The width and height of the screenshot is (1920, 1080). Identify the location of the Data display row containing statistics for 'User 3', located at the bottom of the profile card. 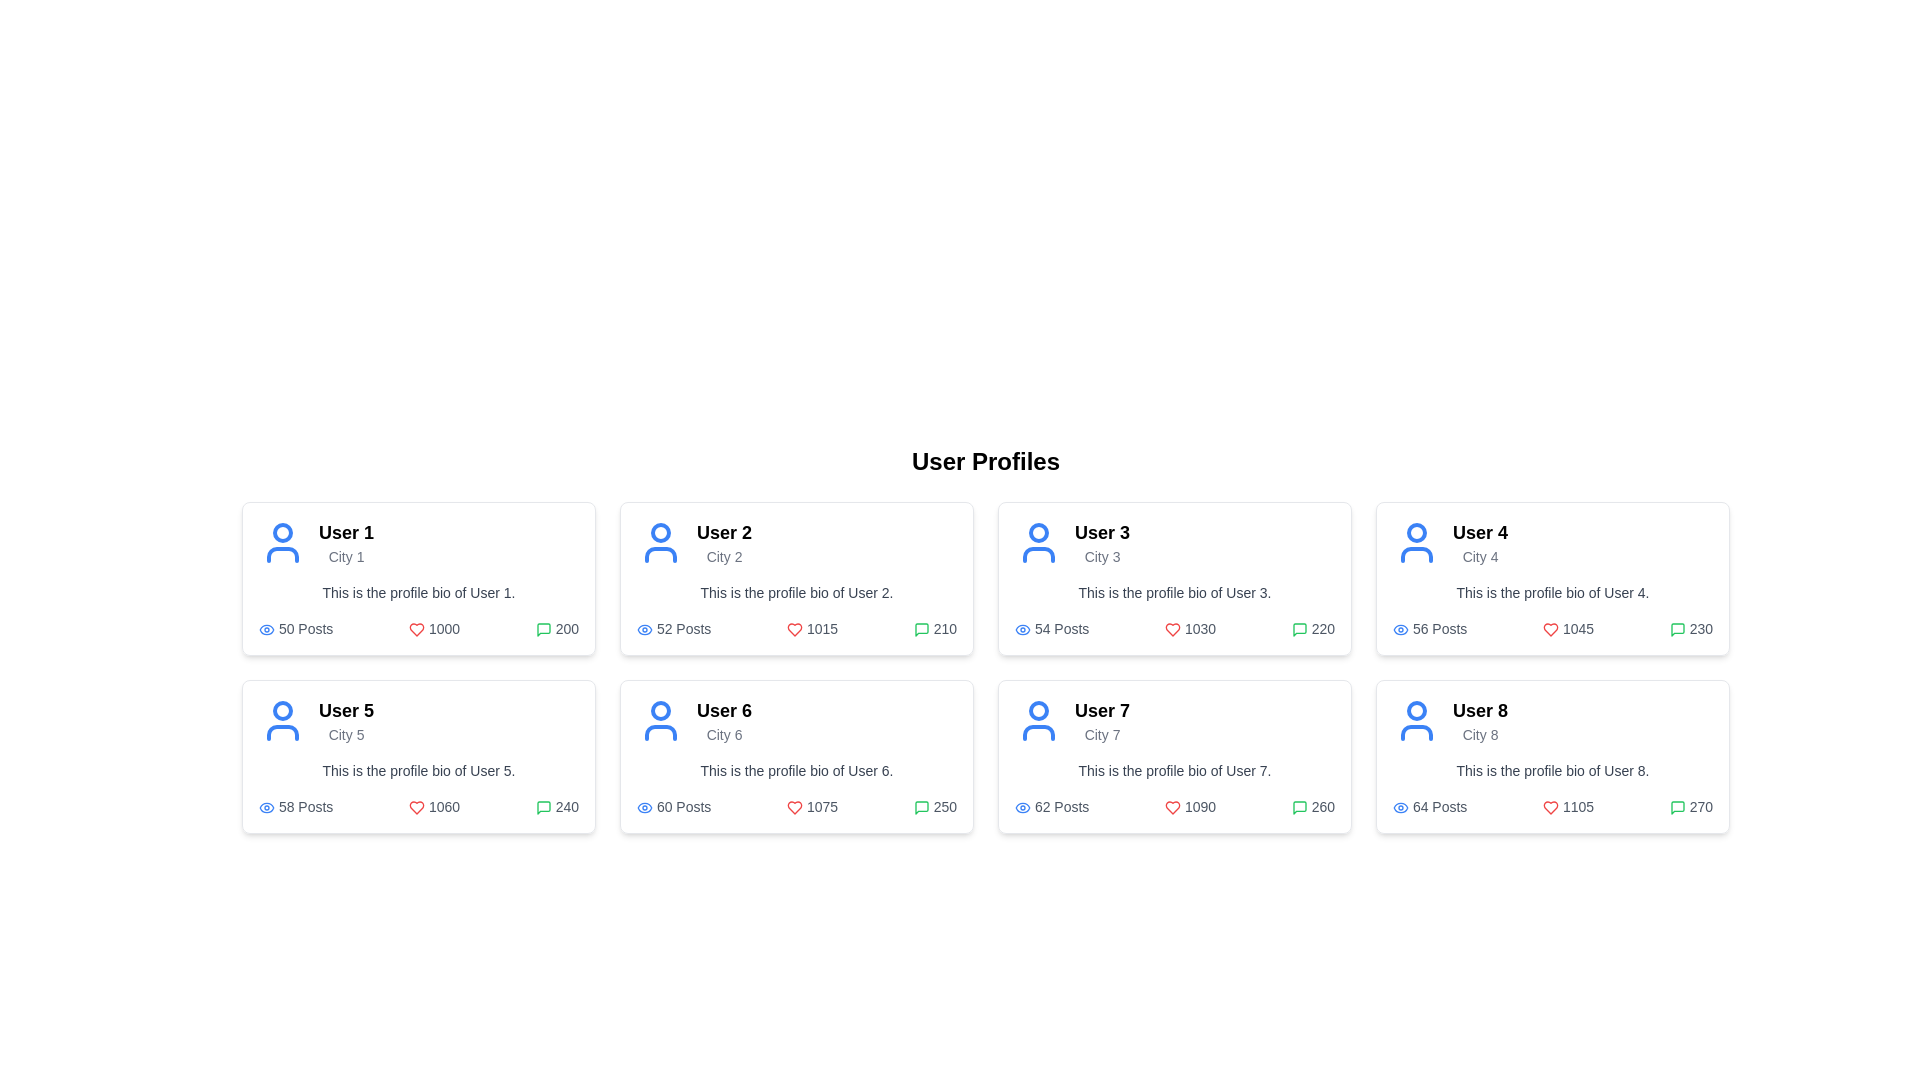
(1175, 627).